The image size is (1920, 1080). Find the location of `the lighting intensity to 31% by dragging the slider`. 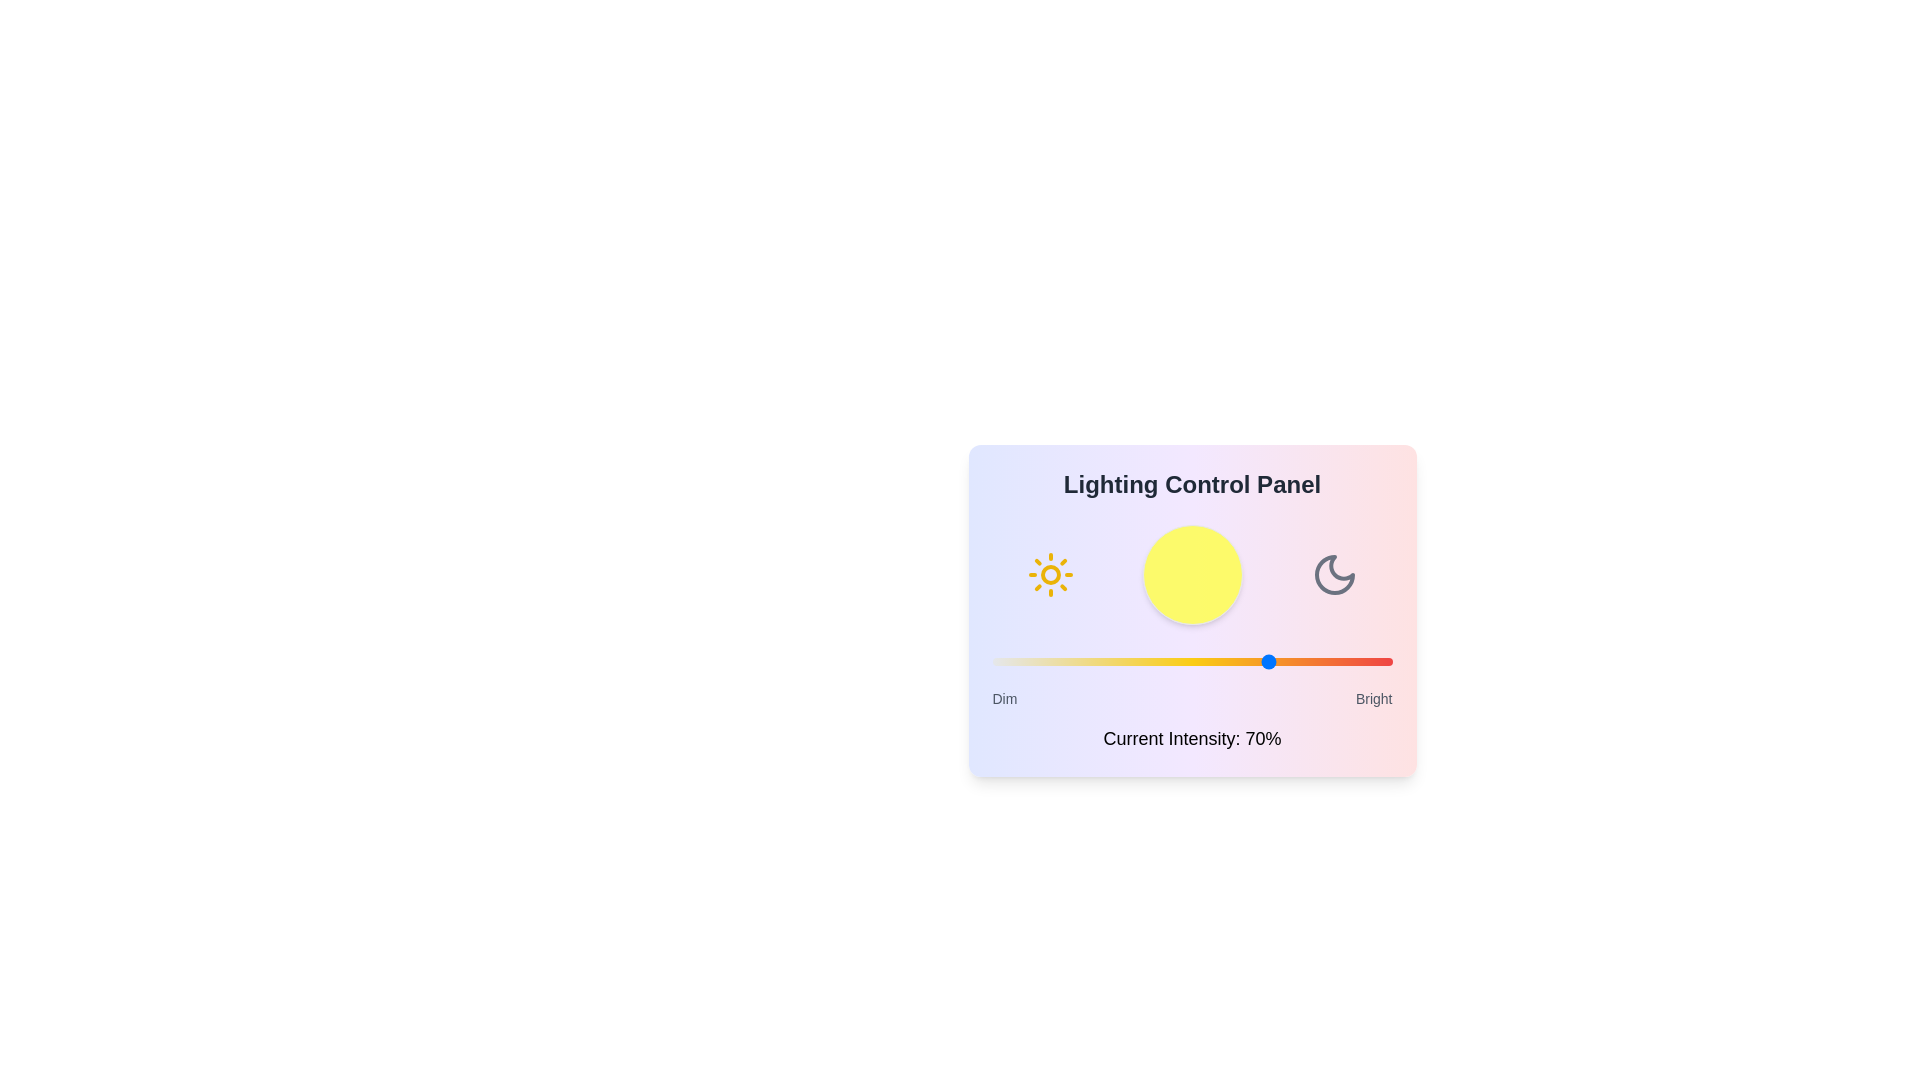

the lighting intensity to 31% by dragging the slider is located at coordinates (1115, 662).